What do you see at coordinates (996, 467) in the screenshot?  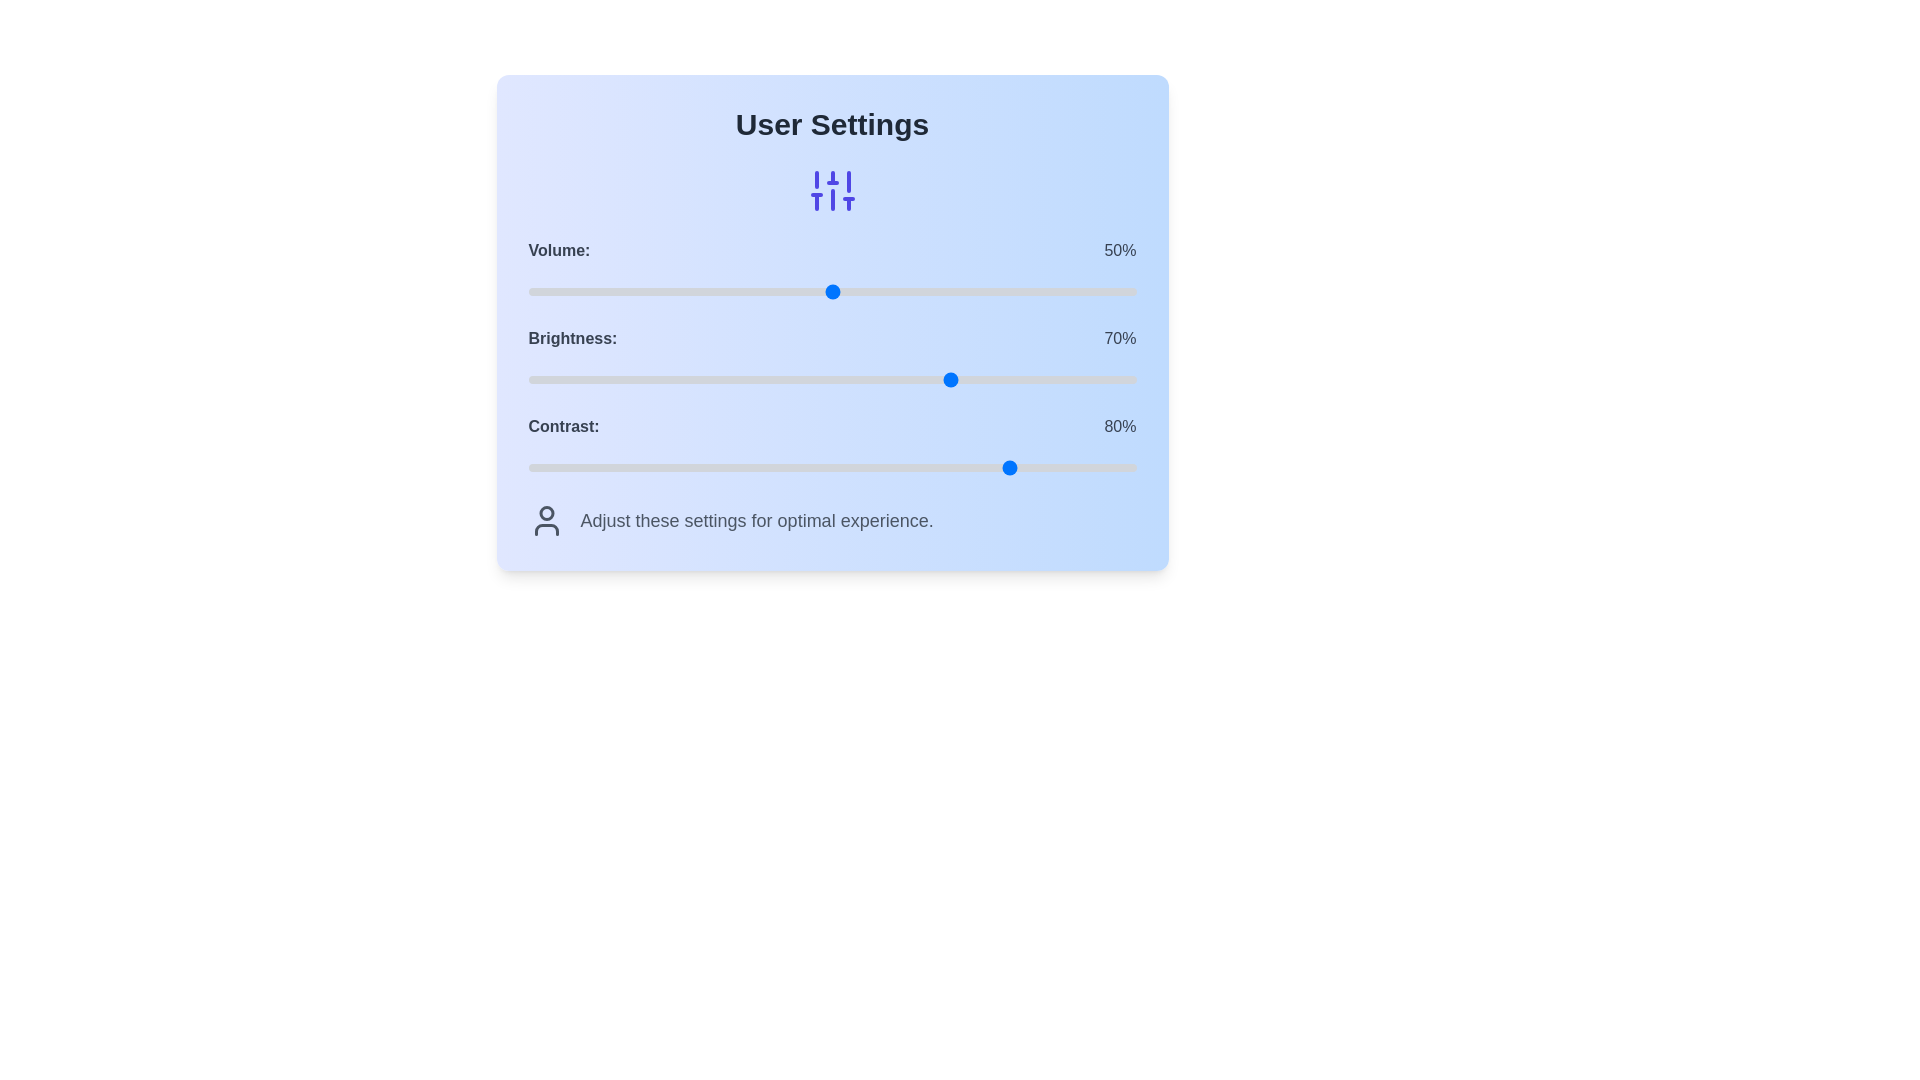 I see `contrast` at bounding box center [996, 467].